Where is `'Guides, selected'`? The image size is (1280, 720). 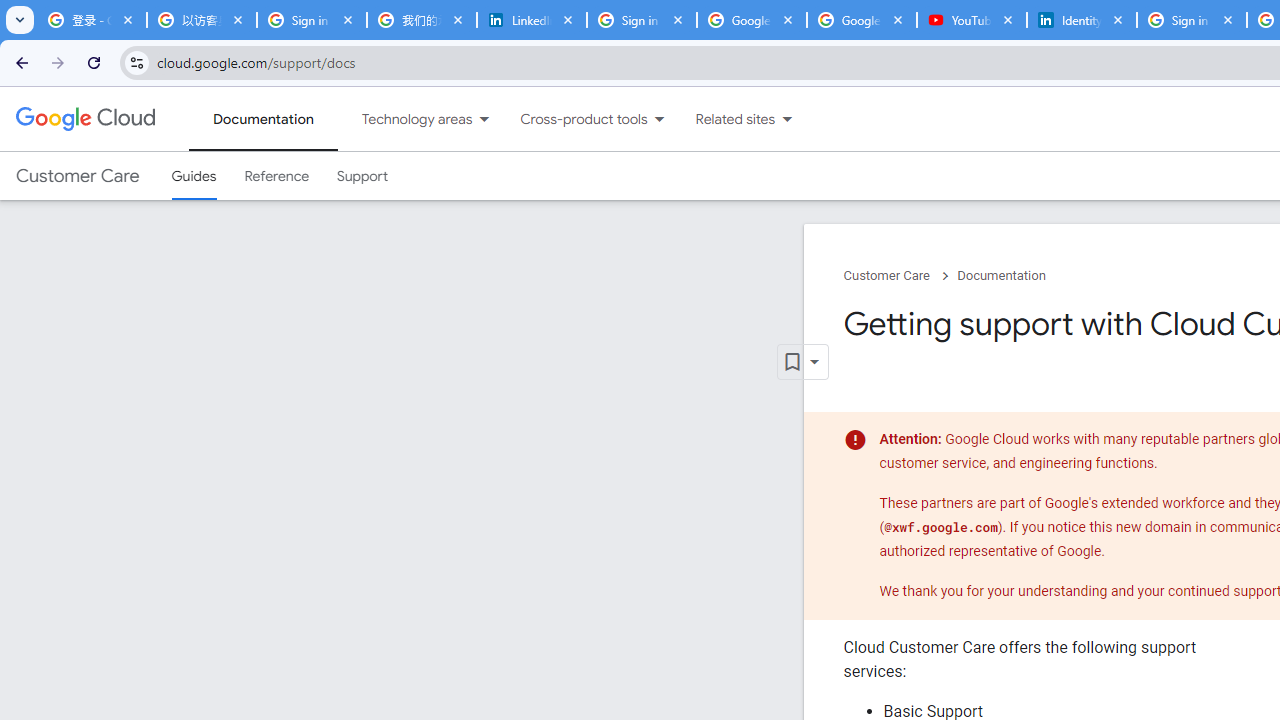
'Guides, selected' is located at coordinates (193, 175).